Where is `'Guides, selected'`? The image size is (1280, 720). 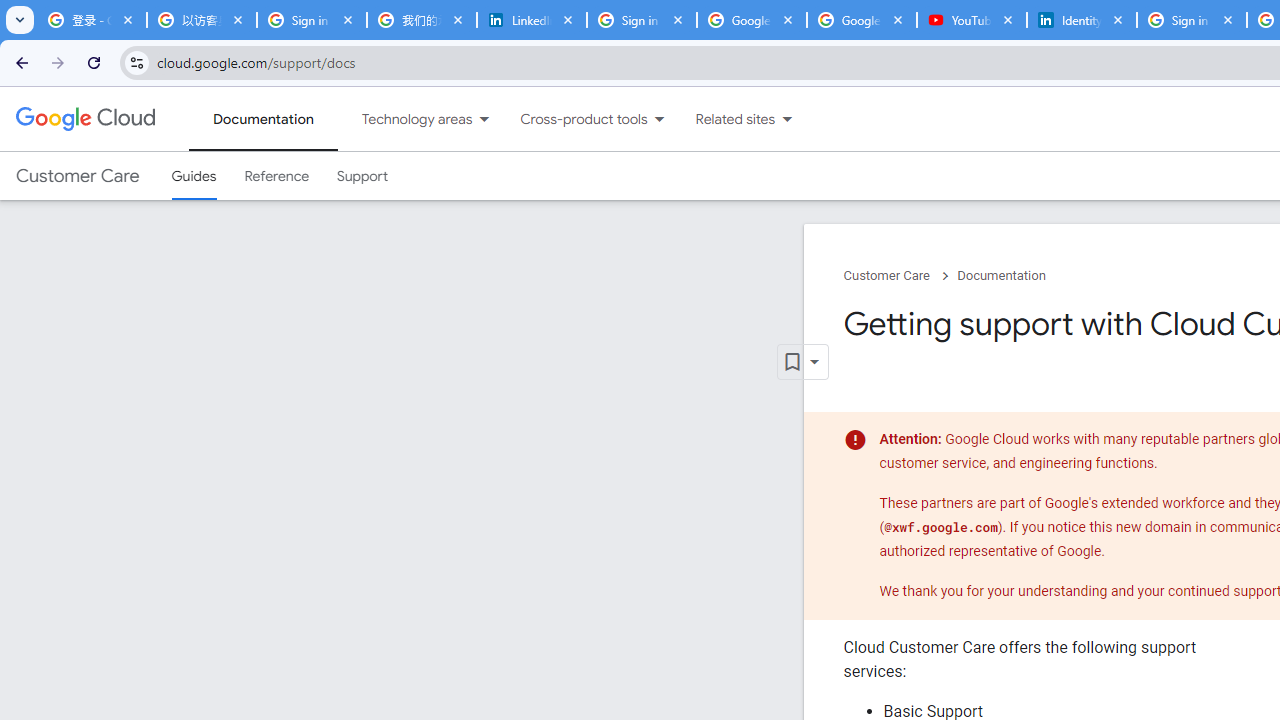
'Guides, selected' is located at coordinates (193, 175).